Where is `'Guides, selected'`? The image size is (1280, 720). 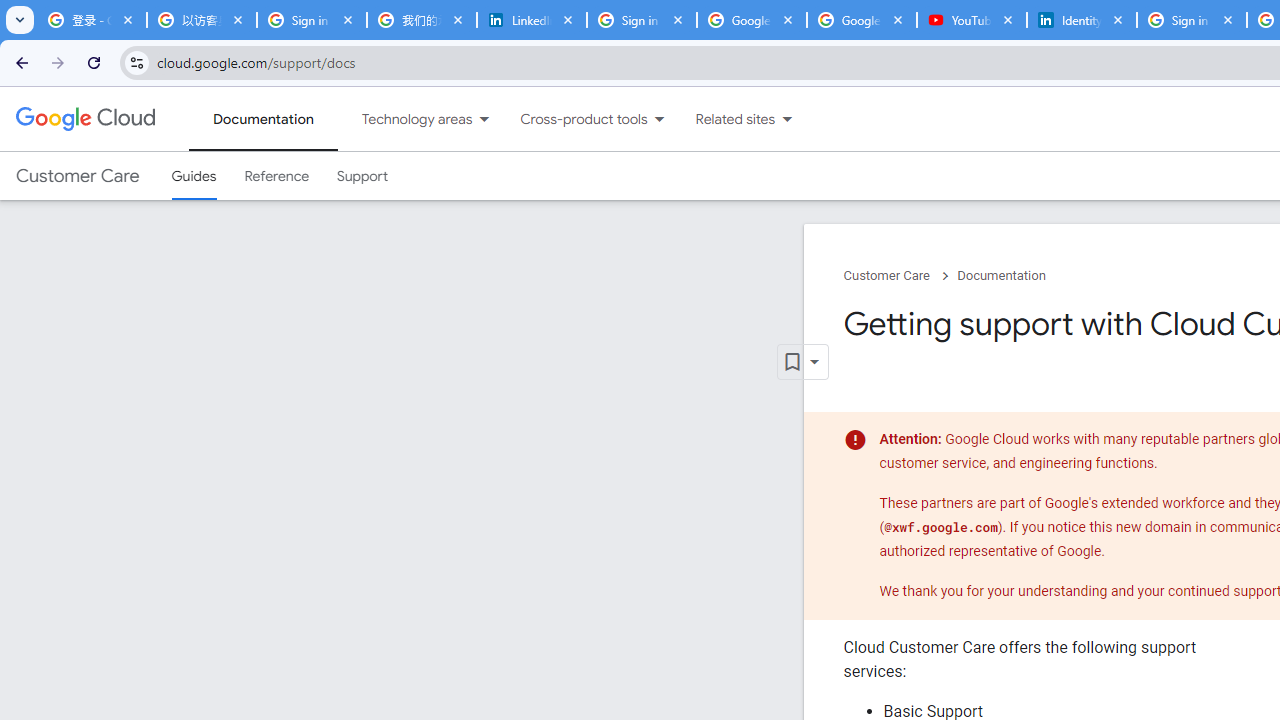
'Guides, selected' is located at coordinates (193, 175).